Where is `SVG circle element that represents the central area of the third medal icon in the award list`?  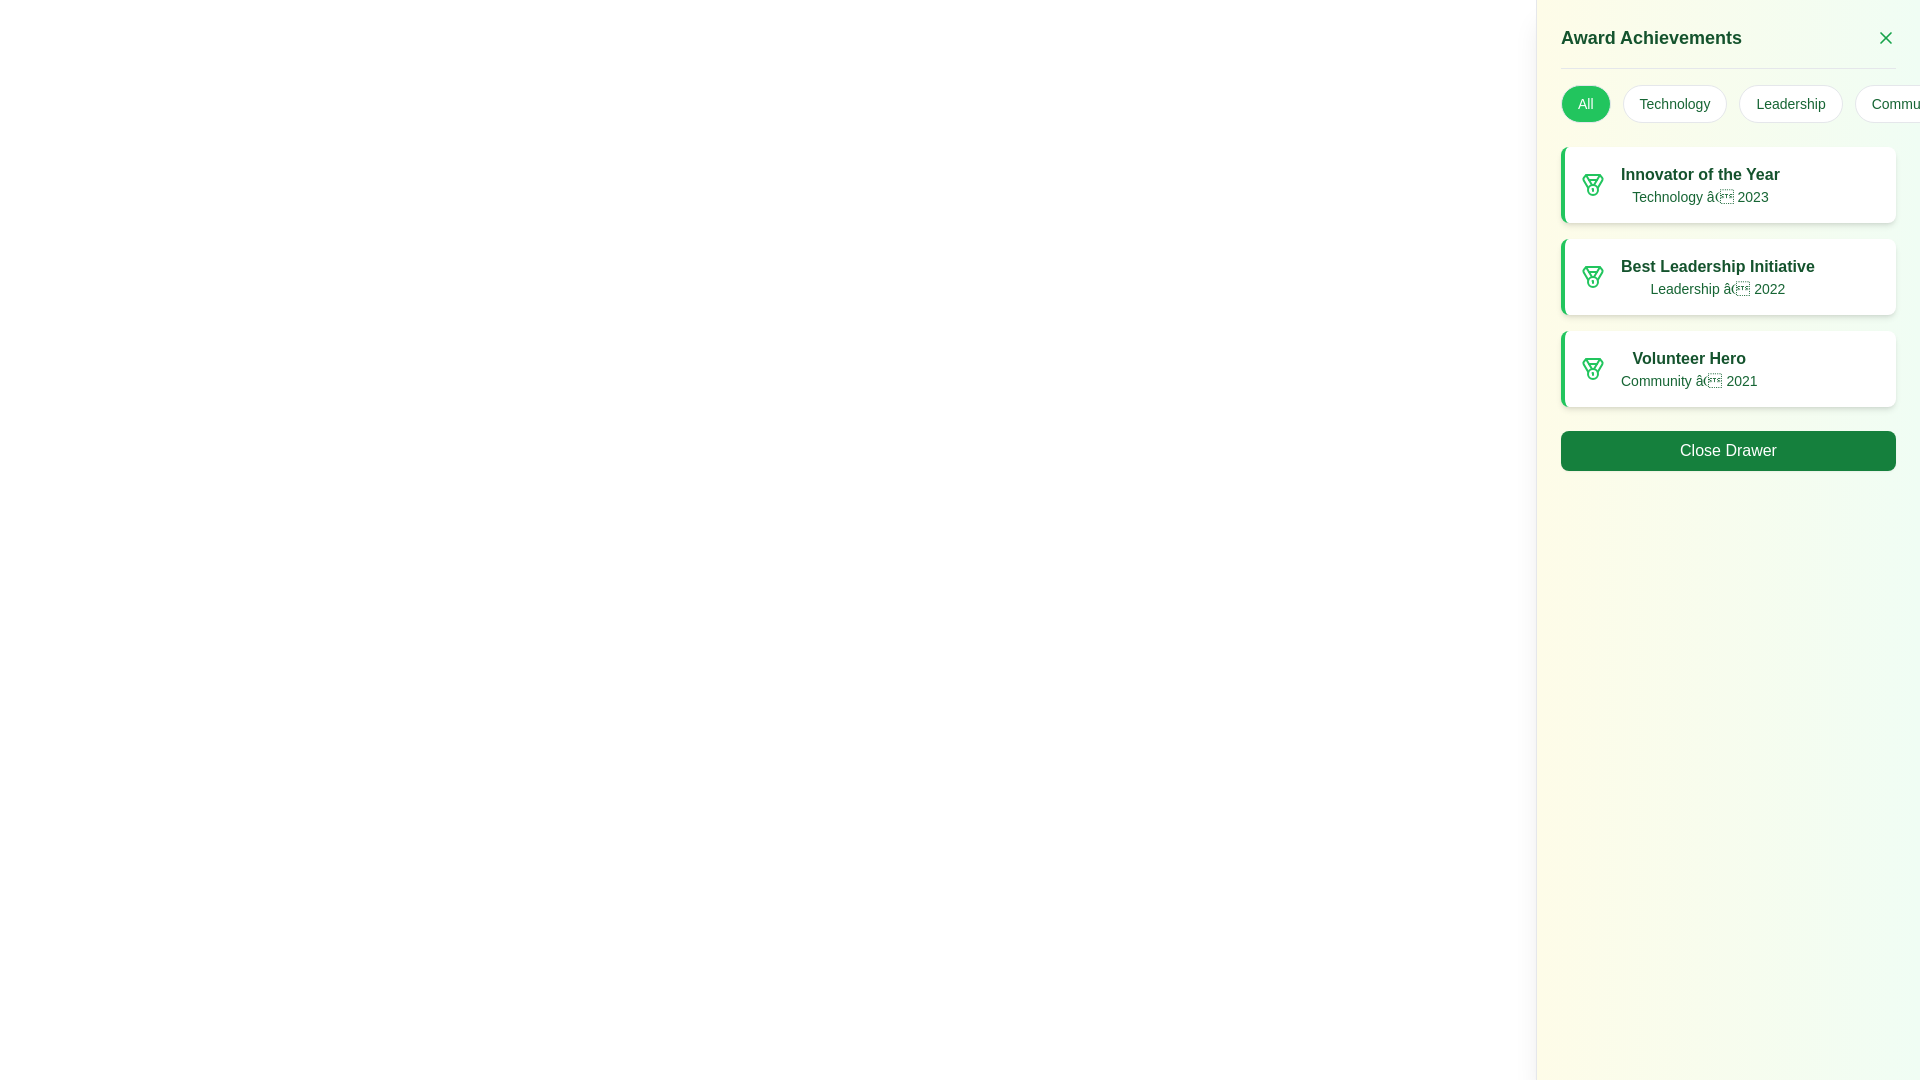 SVG circle element that represents the central area of the third medal icon in the award list is located at coordinates (1592, 374).